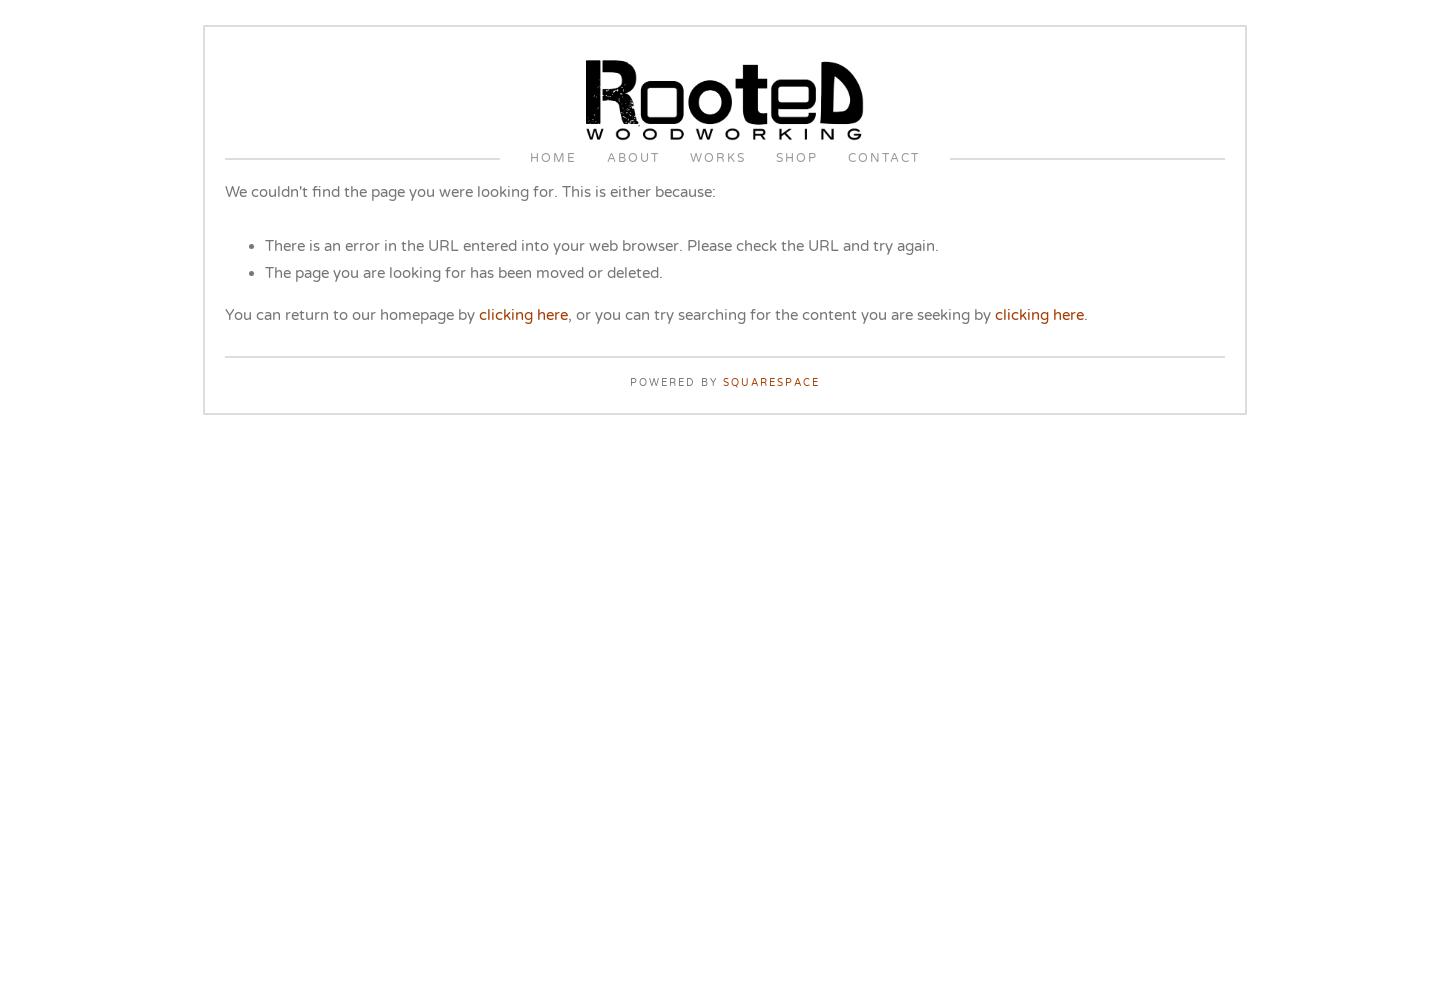 The image size is (1450, 1000). I want to click on 'Squarespace', so click(771, 383).